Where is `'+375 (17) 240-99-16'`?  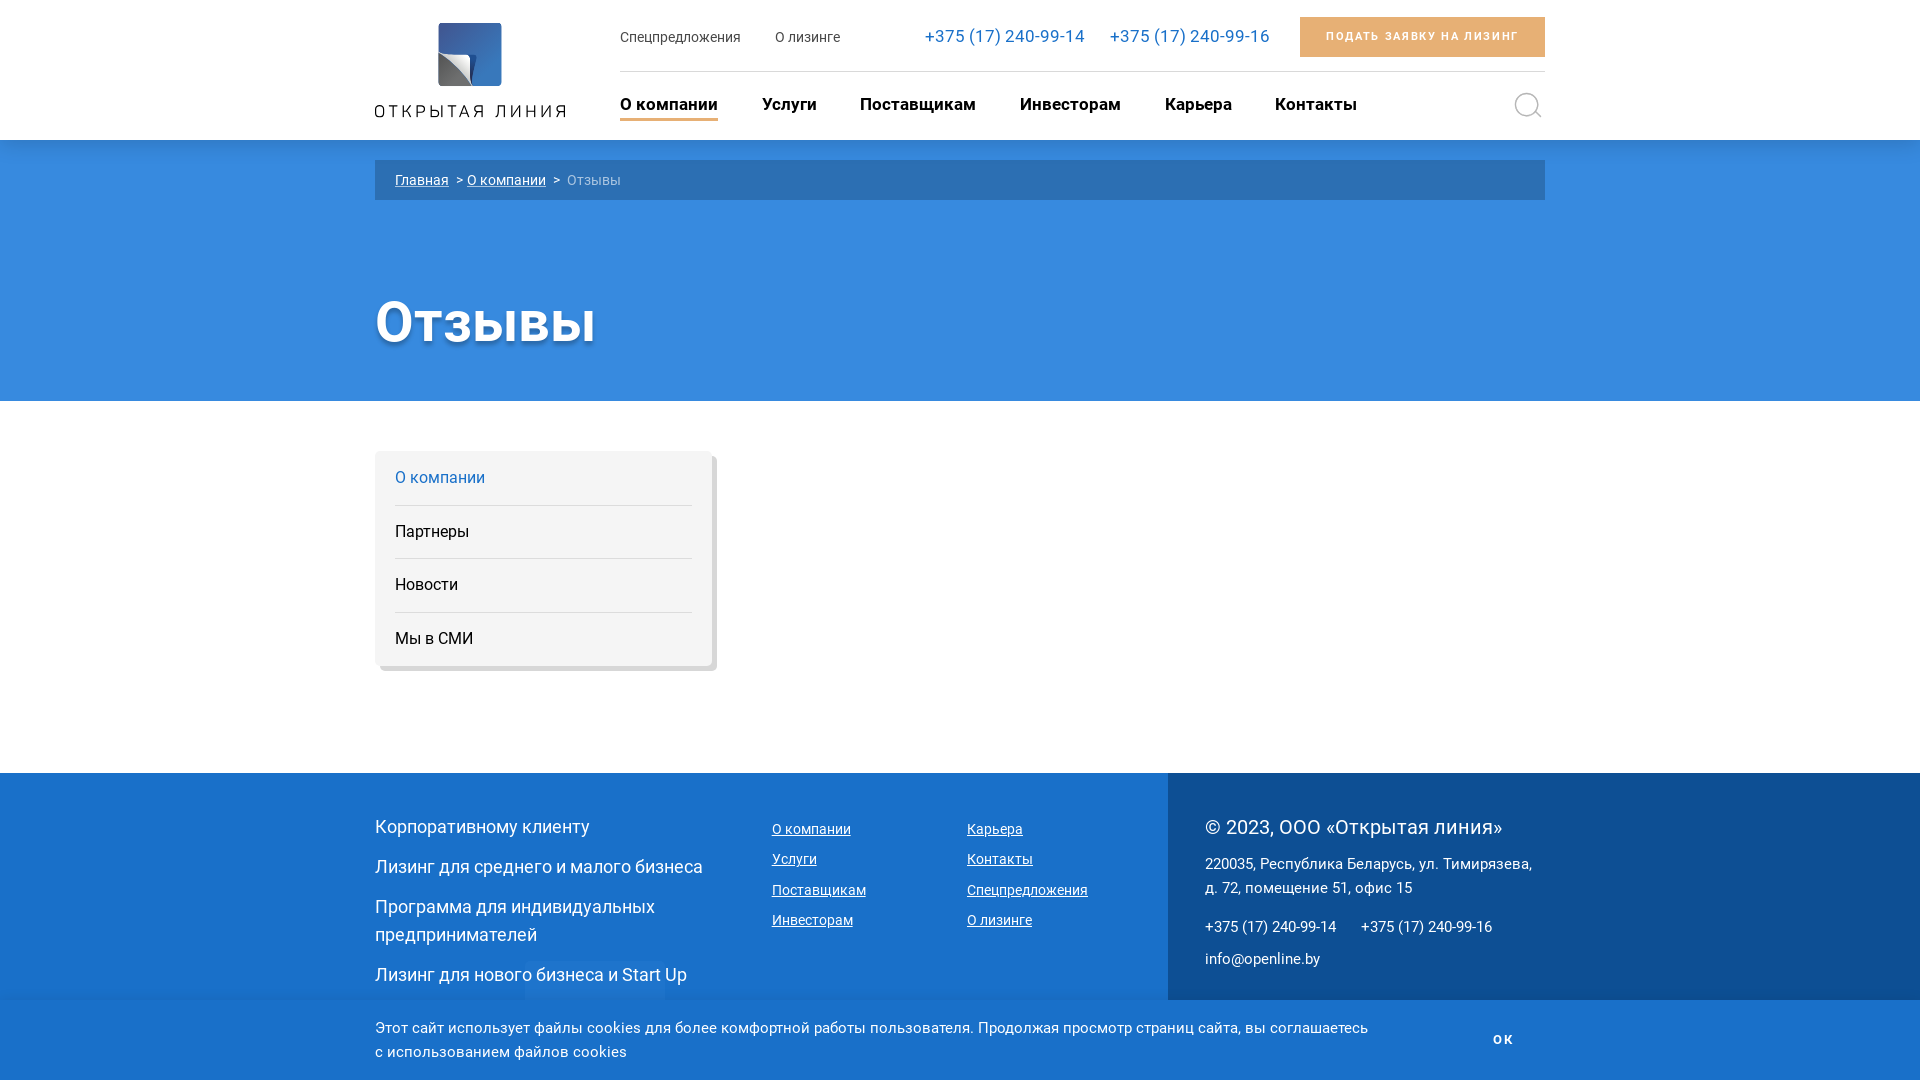 '+375 (17) 240-99-16' is located at coordinates (1190, 36).